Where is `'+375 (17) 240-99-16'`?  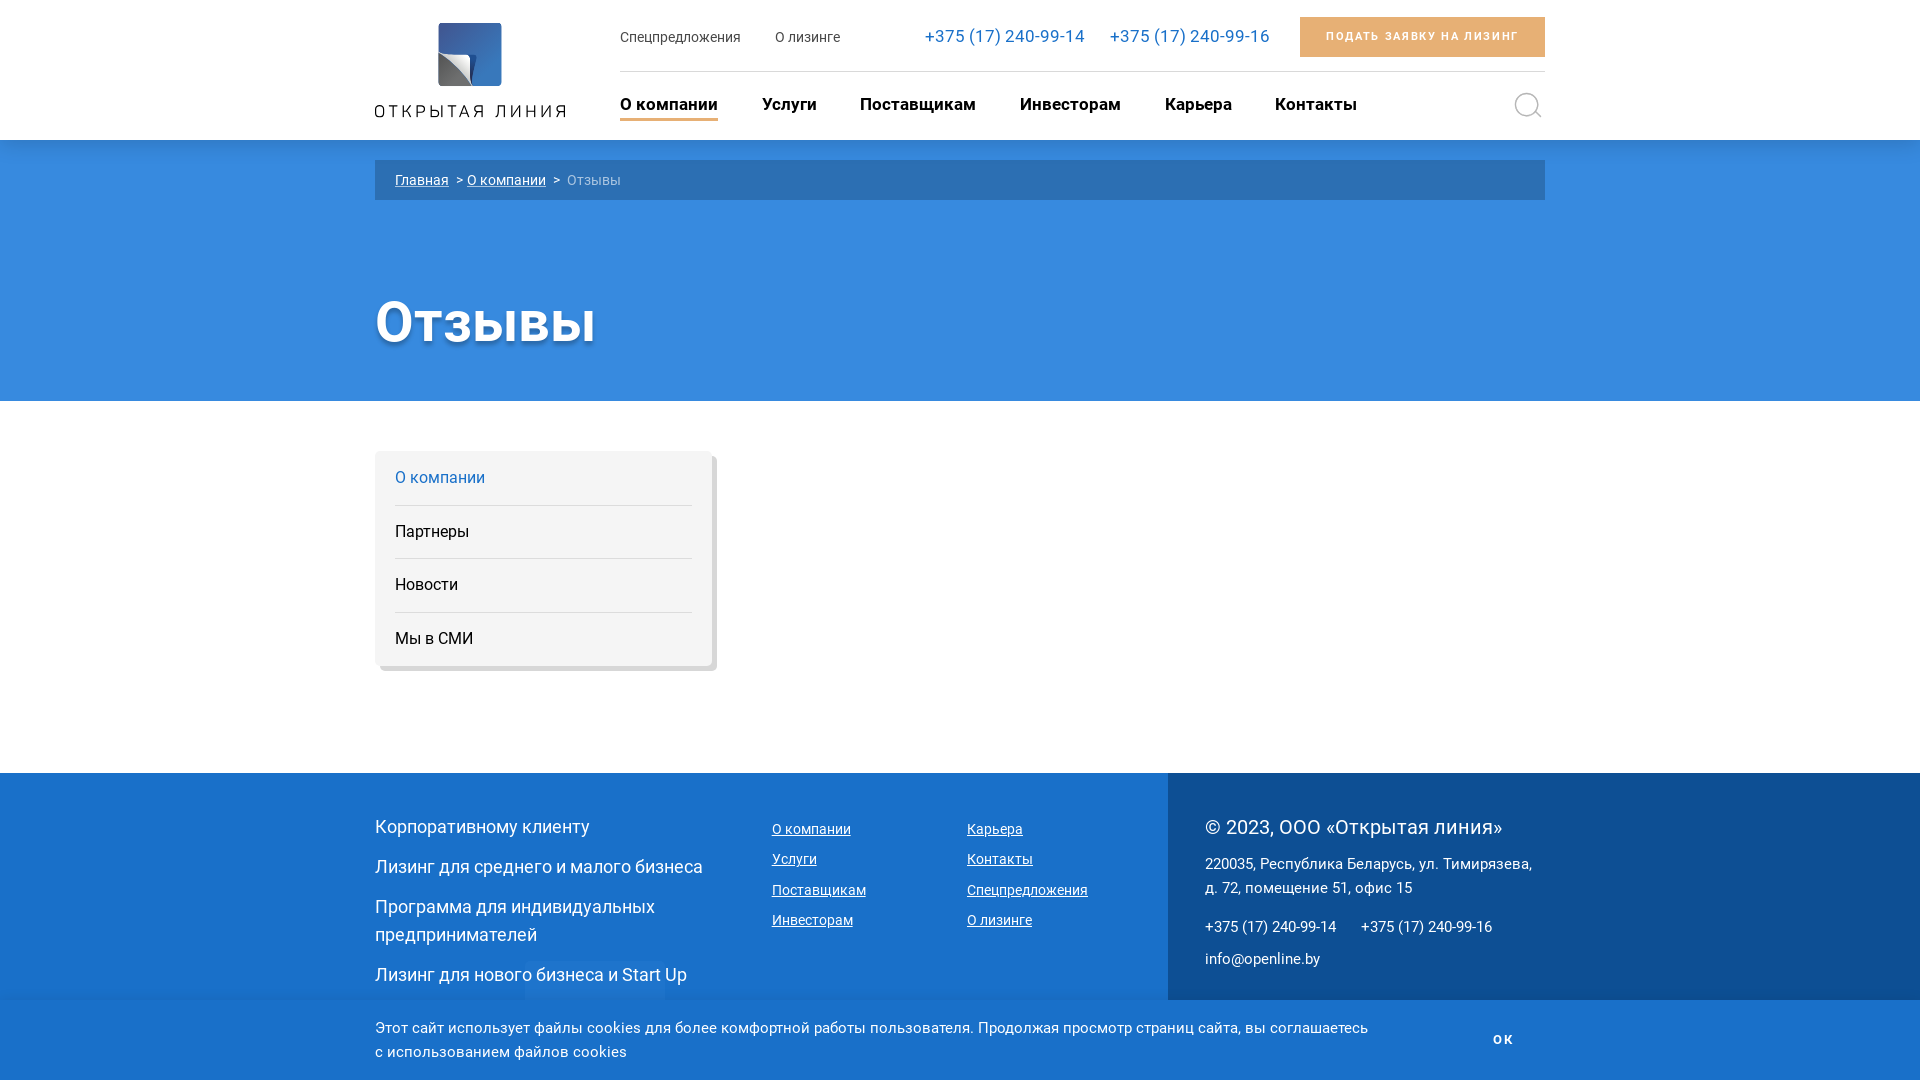 '+375 (17) 240-99-16' is located at coordinates (1190, 36).